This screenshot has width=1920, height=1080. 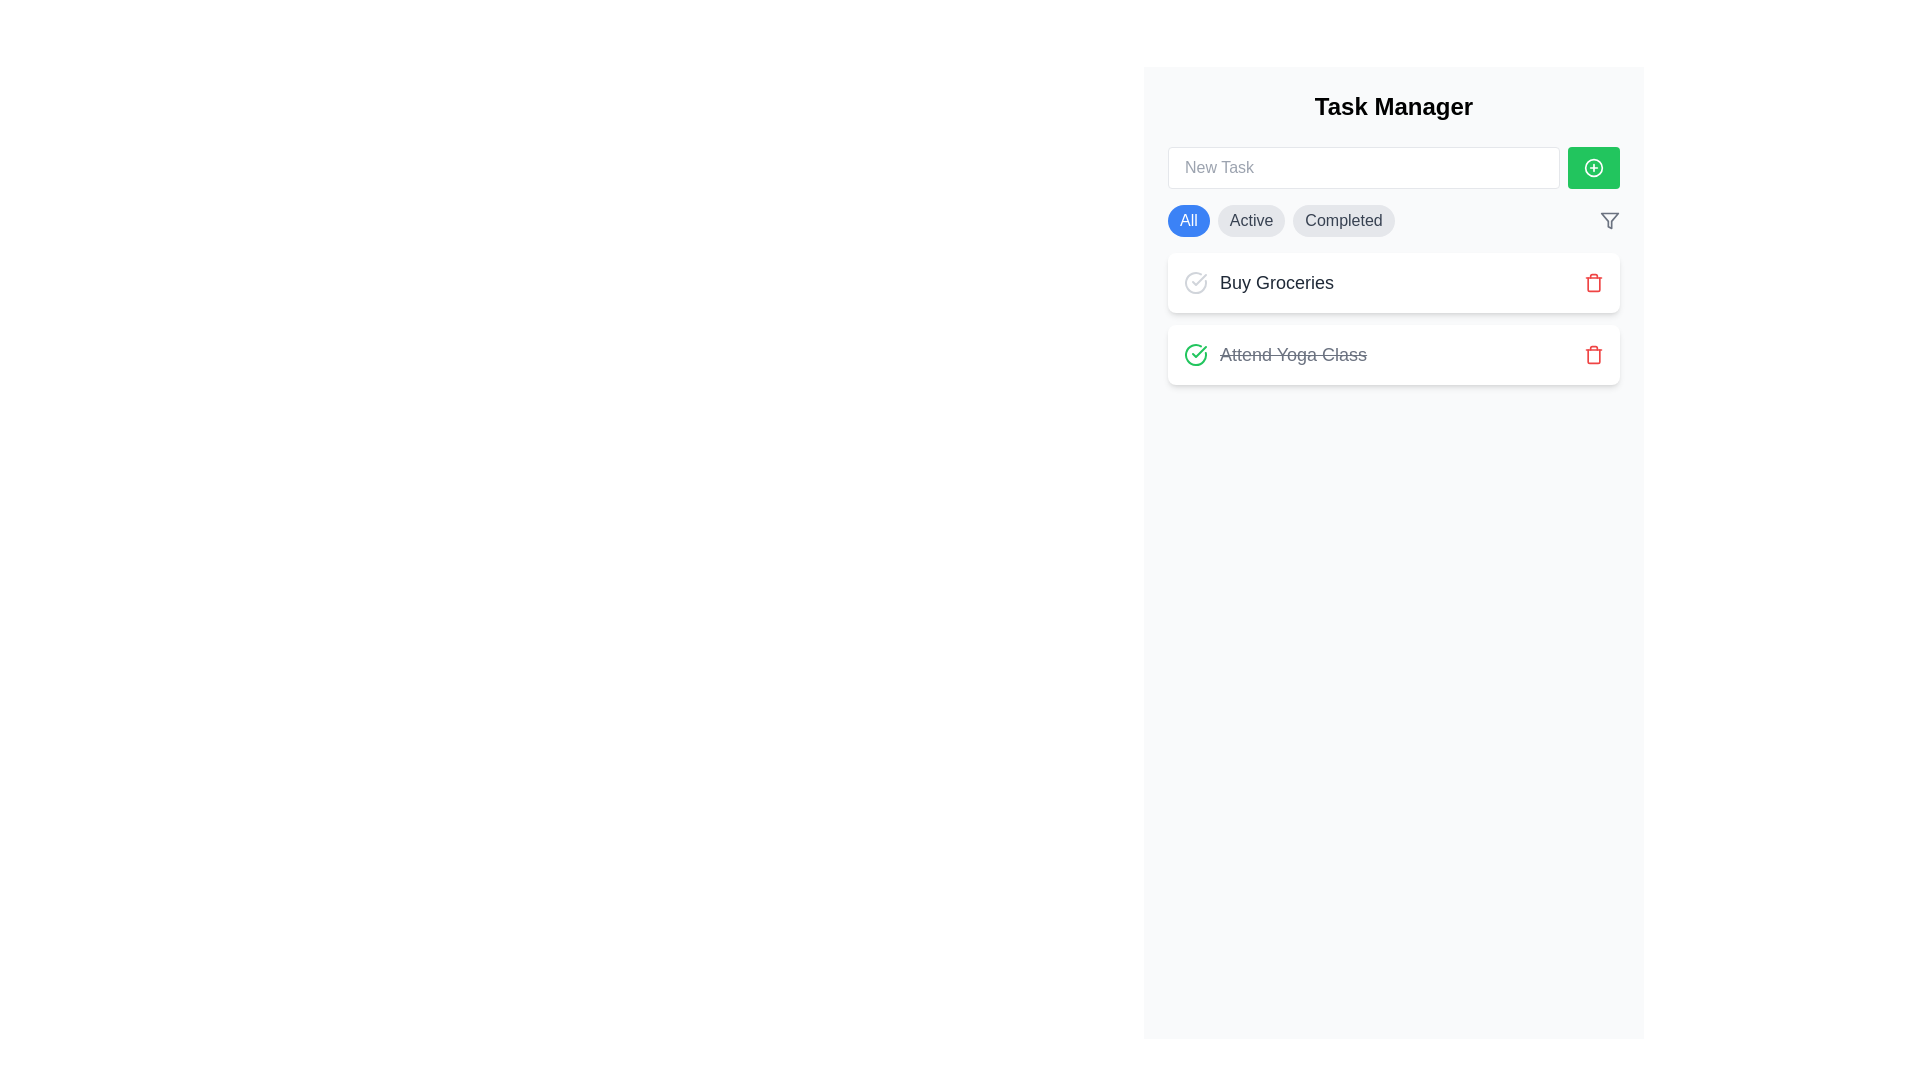 What do you see at coordinates (1195, 353) in the screenshot?
I see `the circular completion indicator of the 'Attend Yoga Class' task` at bounding box center [1195, 353].